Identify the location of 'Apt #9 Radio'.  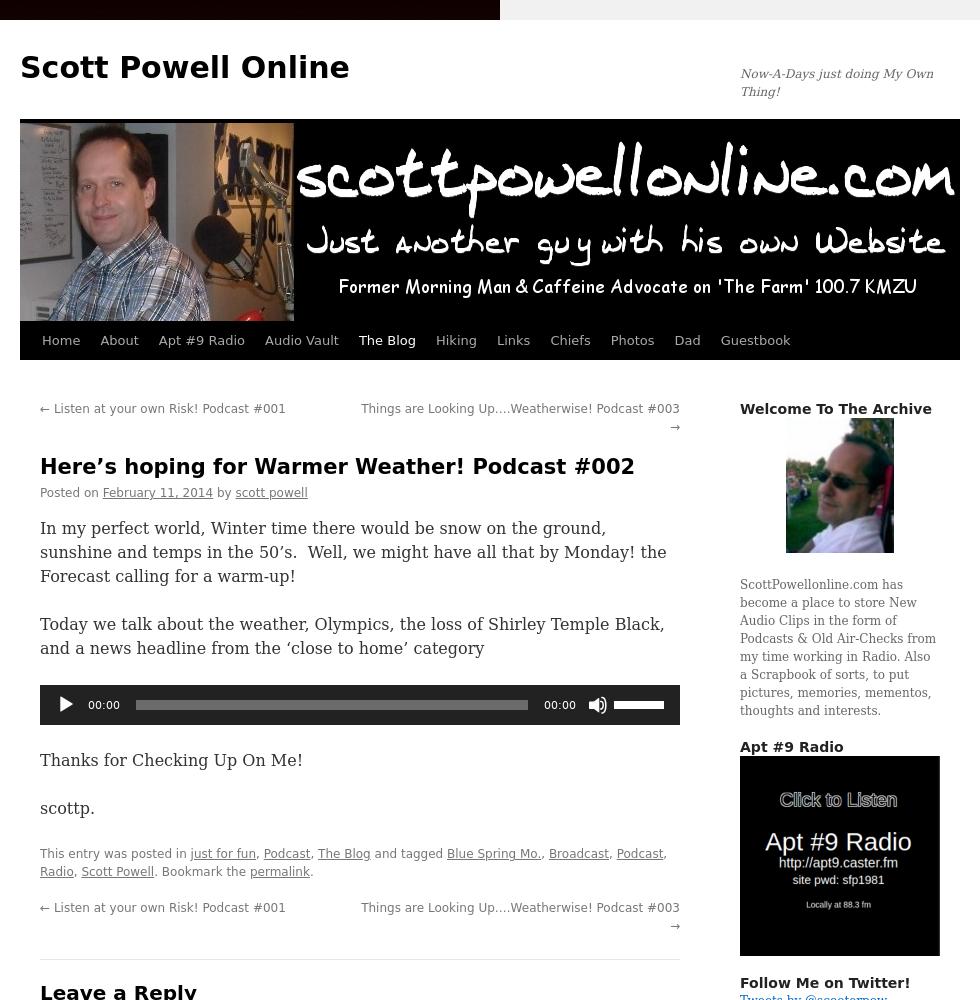
(739, 746).